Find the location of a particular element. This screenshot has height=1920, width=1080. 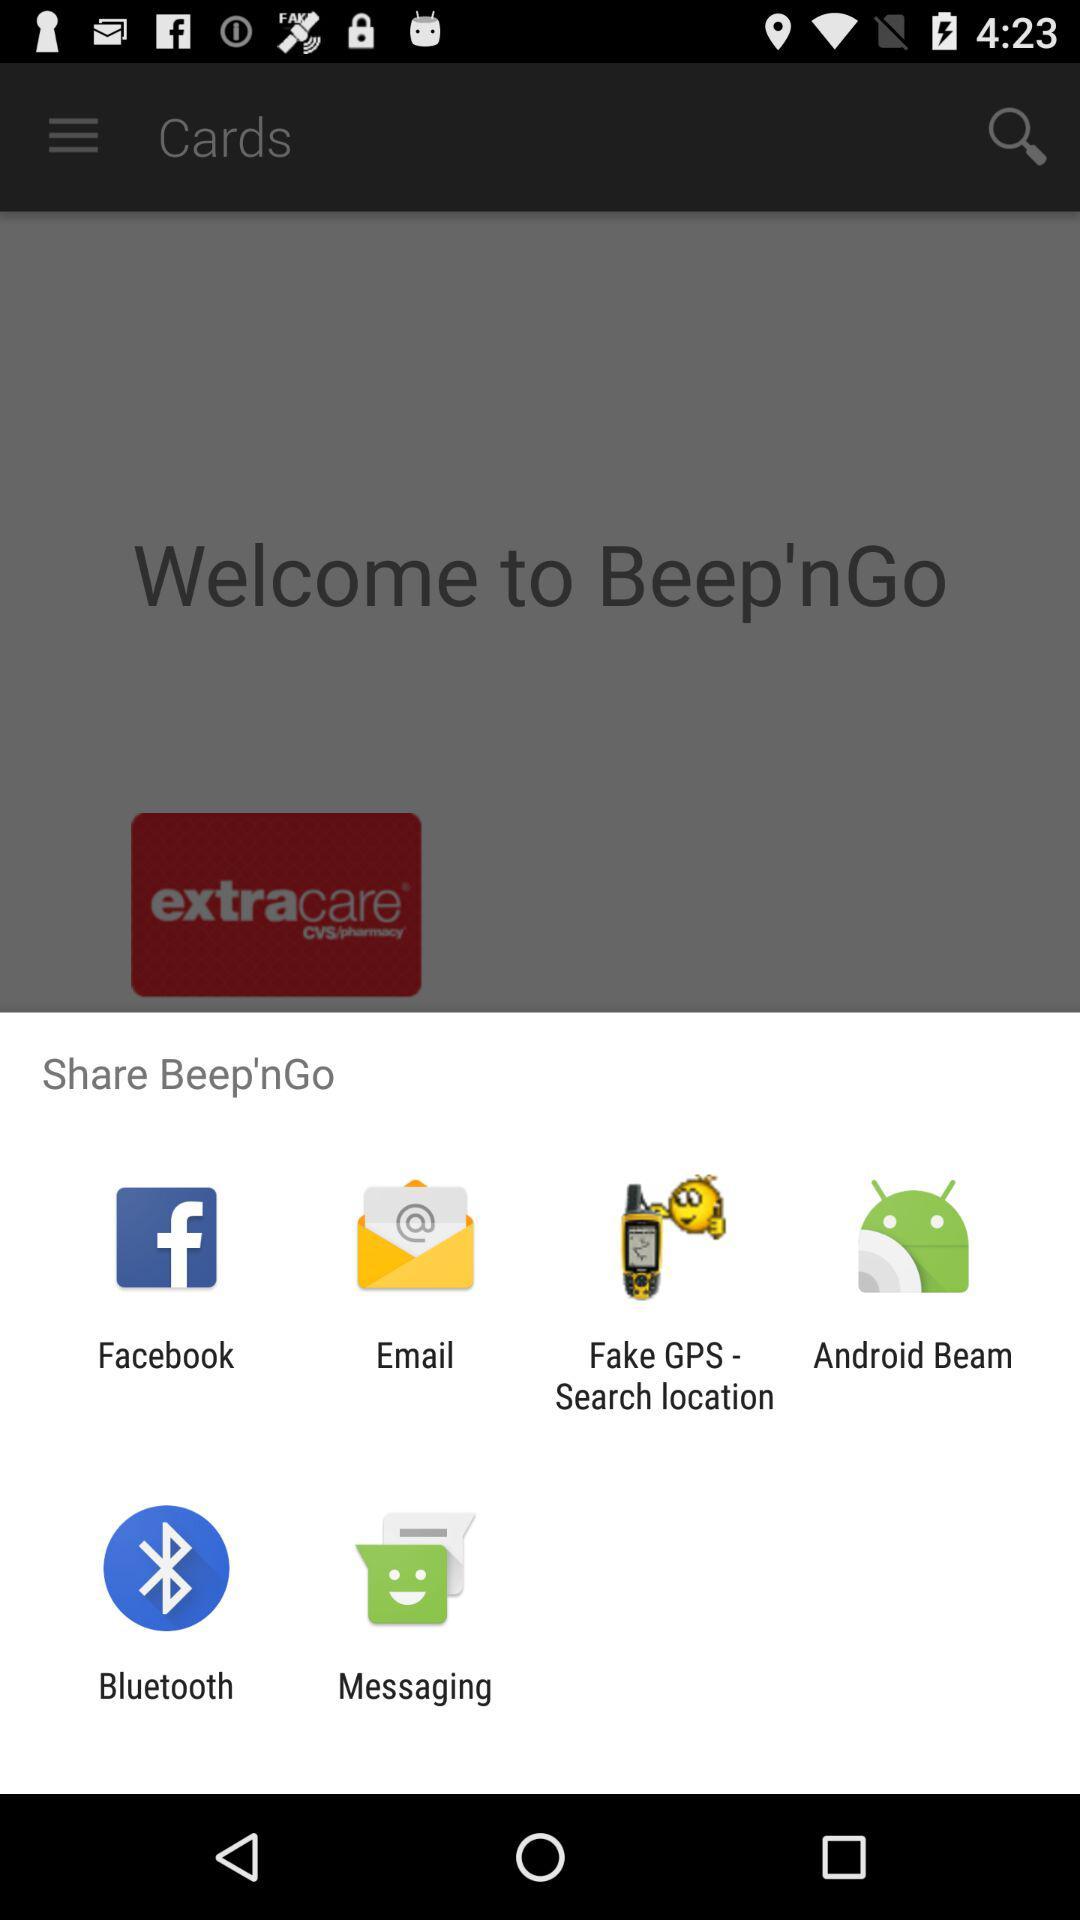

item to the left of fake gps search item is located at coordinates (414, 1374).